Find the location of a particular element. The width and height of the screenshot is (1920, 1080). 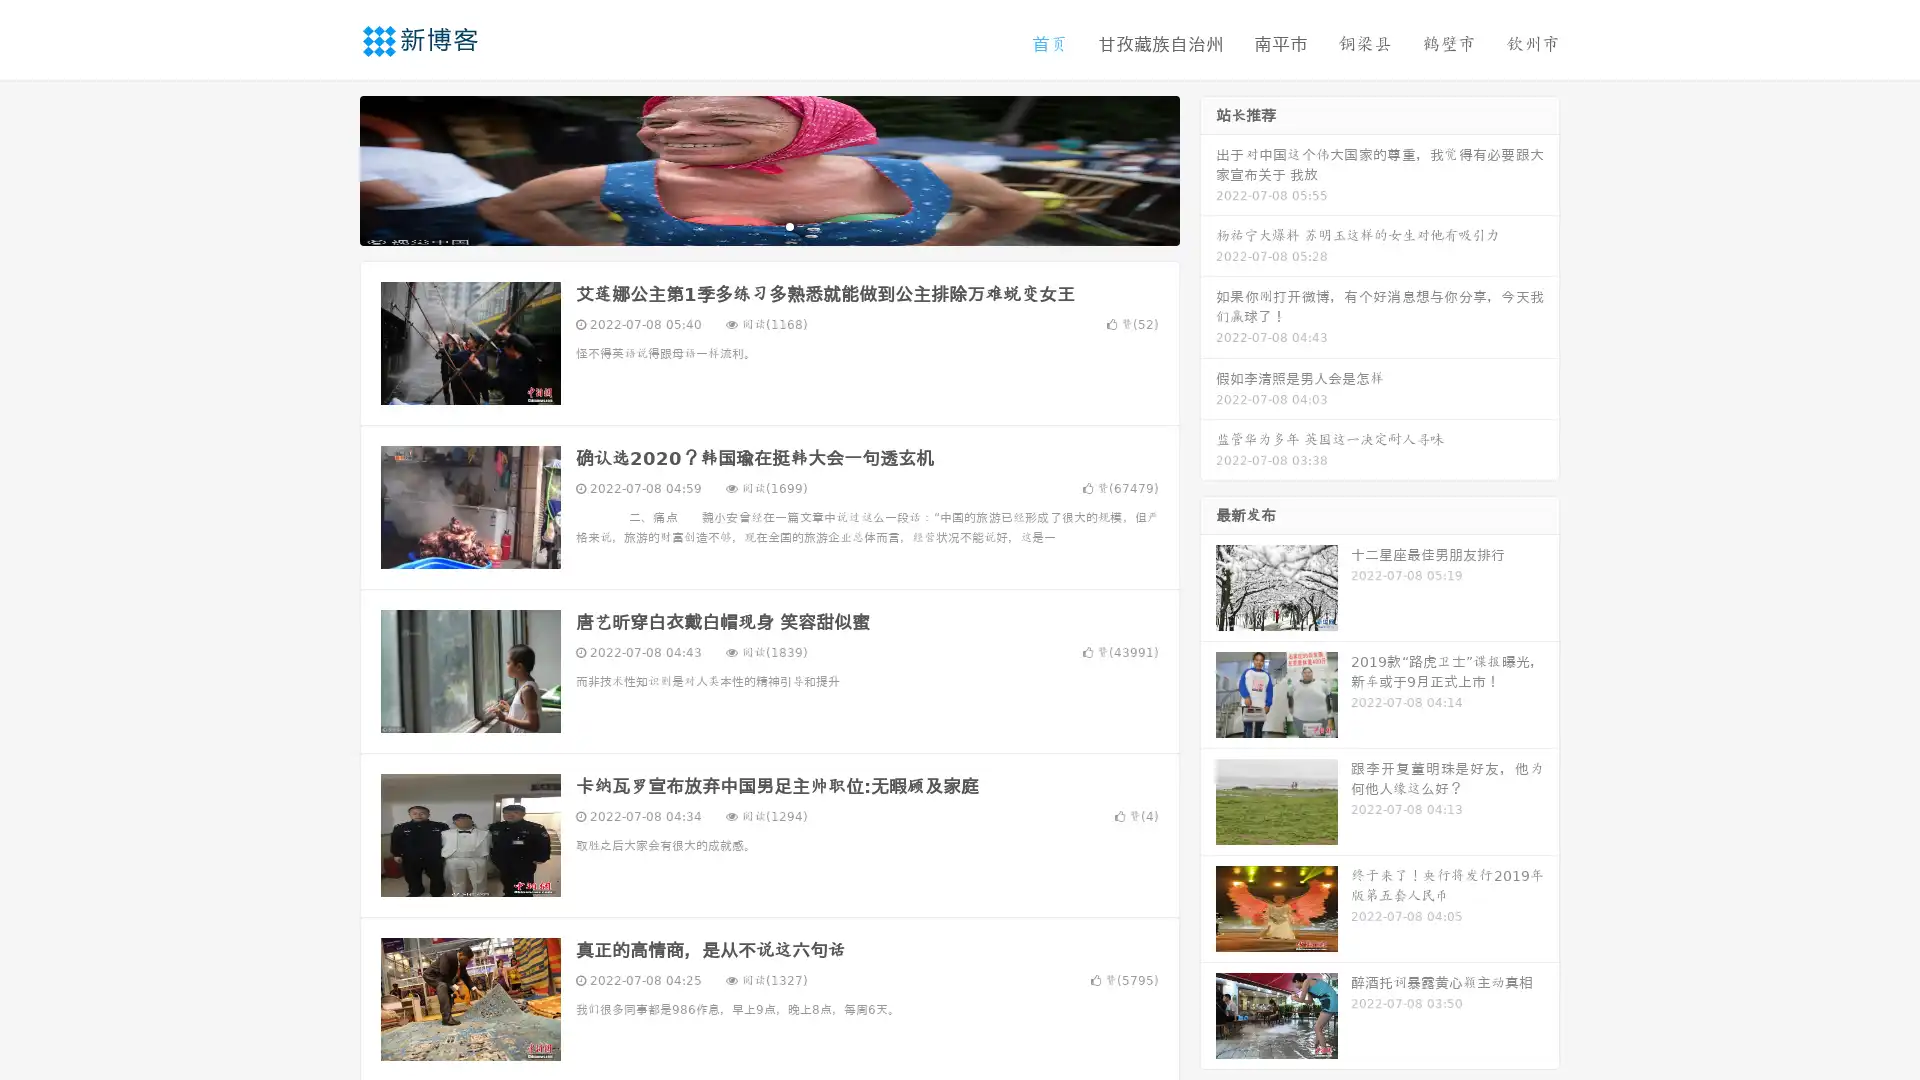

Go to slide 1 is located at coordinates (748, 225).